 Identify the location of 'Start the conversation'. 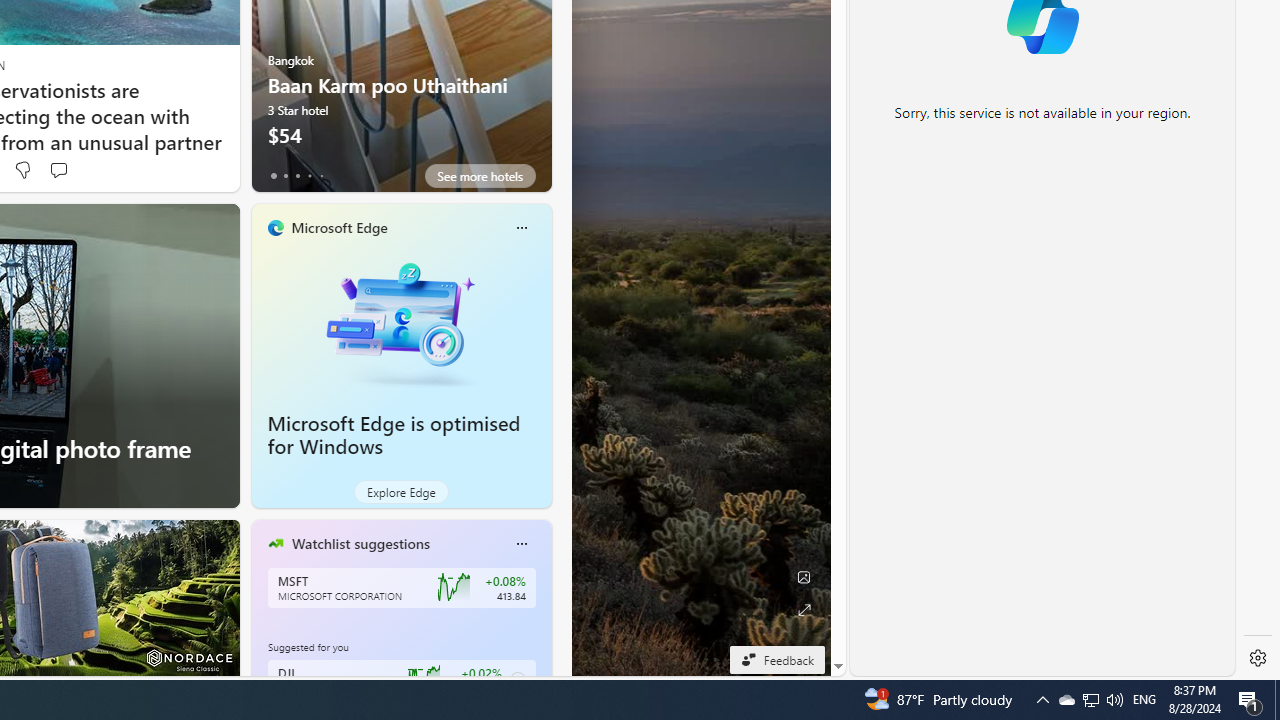
(58, 168).